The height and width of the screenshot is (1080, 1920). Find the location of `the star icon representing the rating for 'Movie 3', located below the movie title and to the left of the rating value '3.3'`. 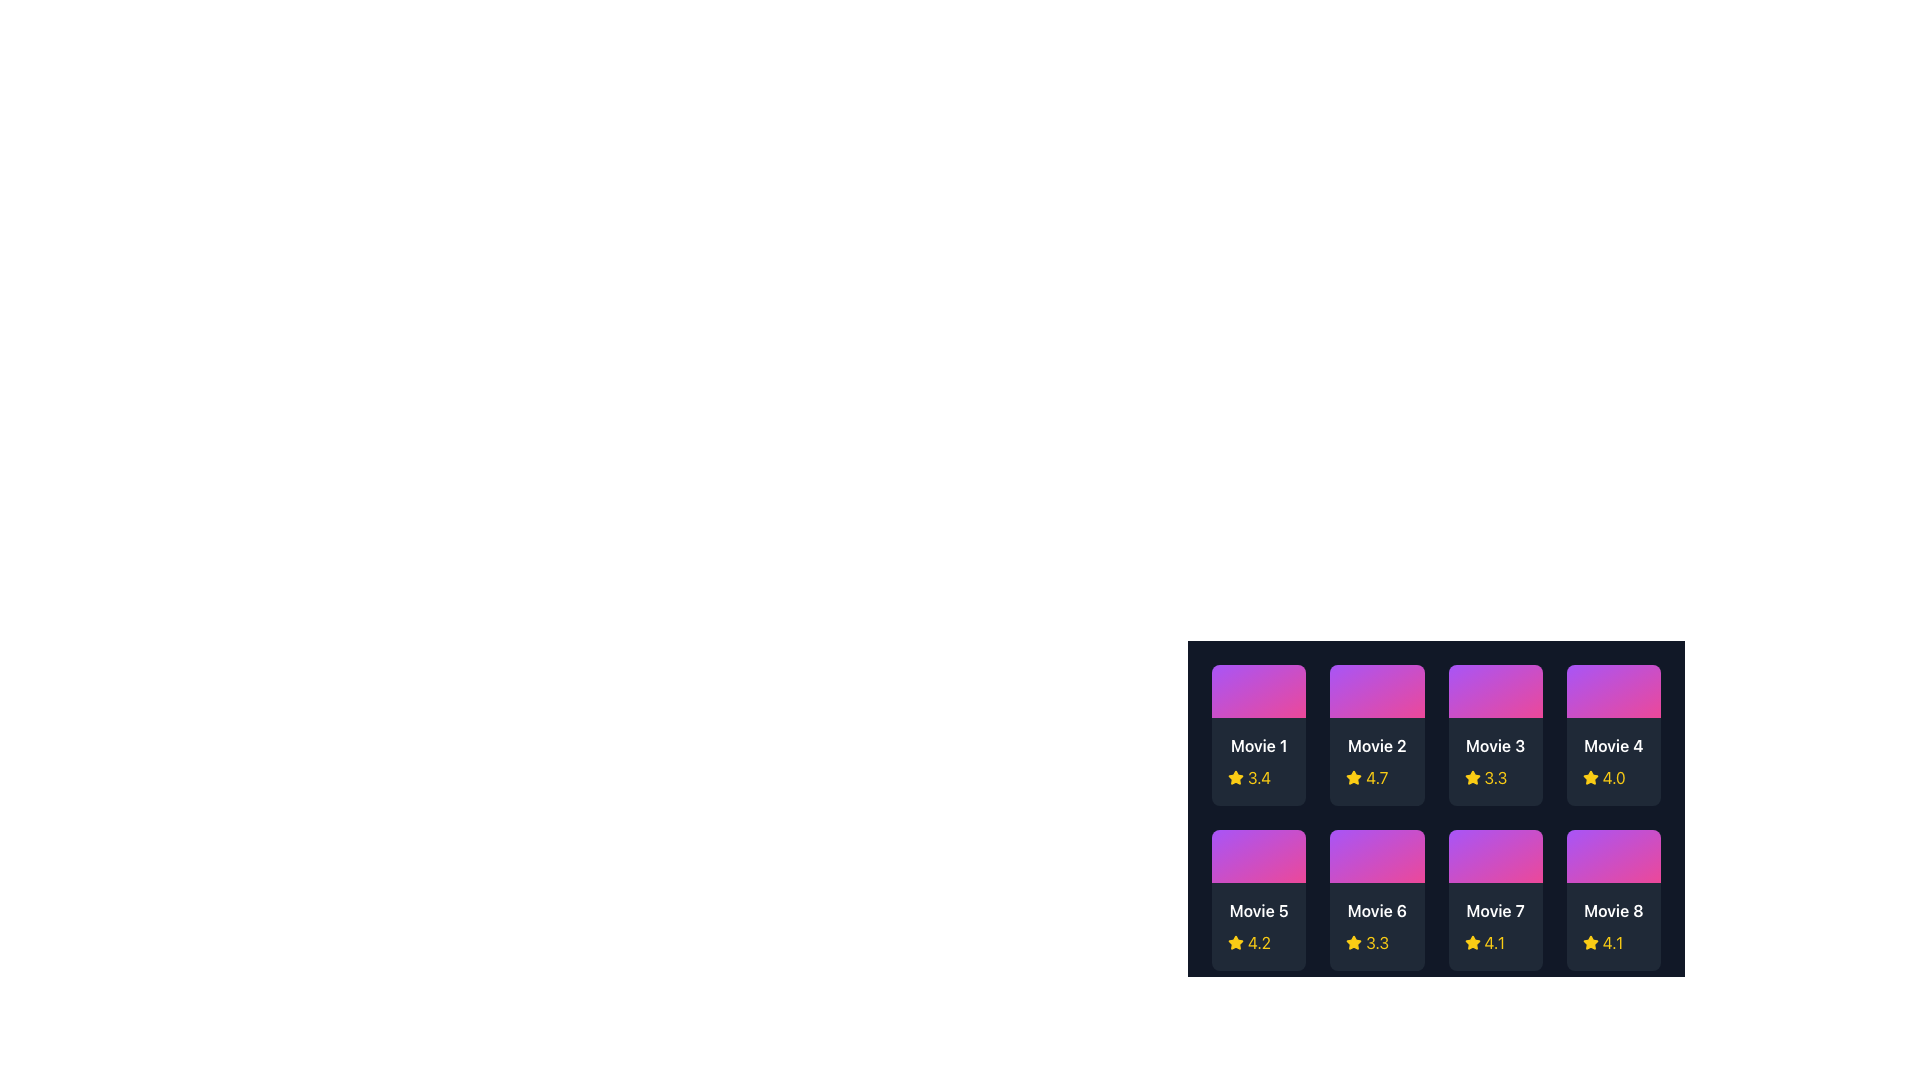

the star icon representing the rating for 'Movie 3', located below the movie title and to the left of the rating value '3.3' is located at coordinates (1472, 777).